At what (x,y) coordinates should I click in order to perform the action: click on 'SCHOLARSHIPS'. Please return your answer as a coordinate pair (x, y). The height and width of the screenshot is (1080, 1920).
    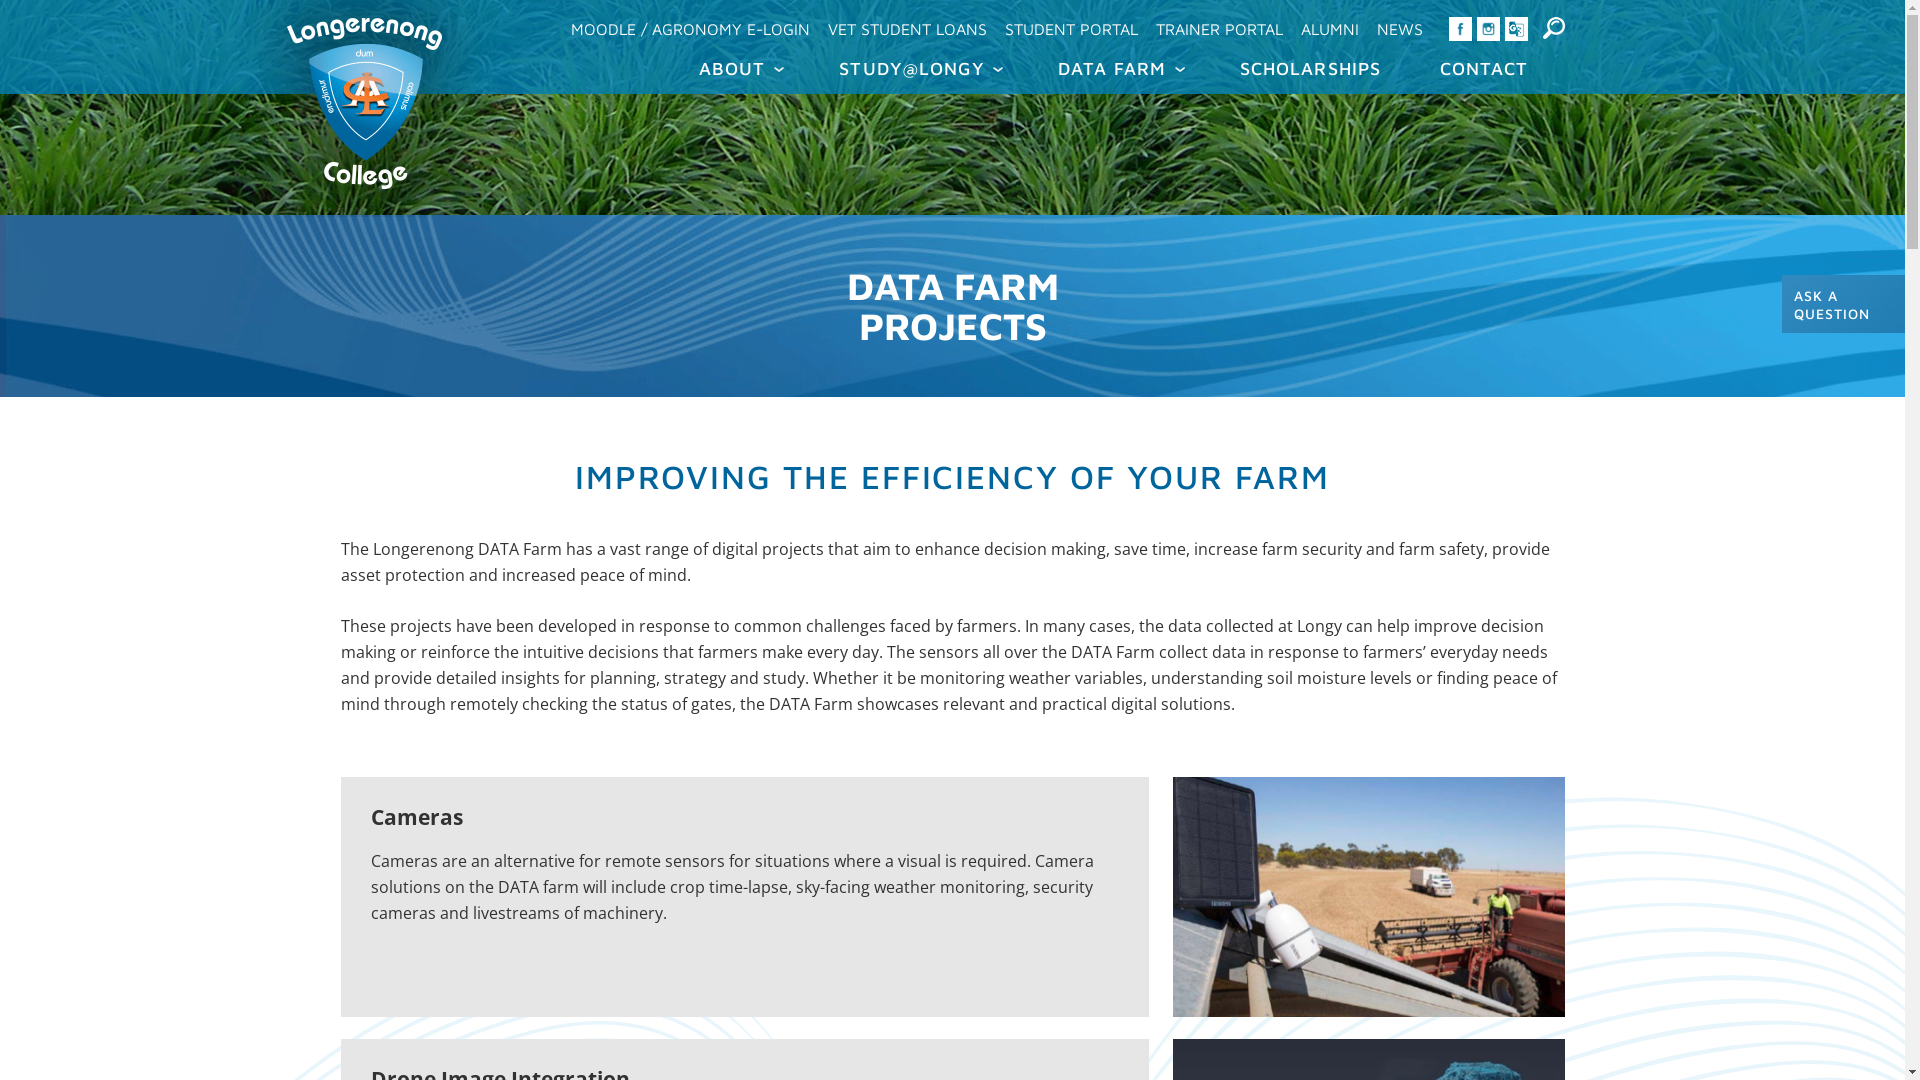
    Looking at the image, I should click on (1310, 67).